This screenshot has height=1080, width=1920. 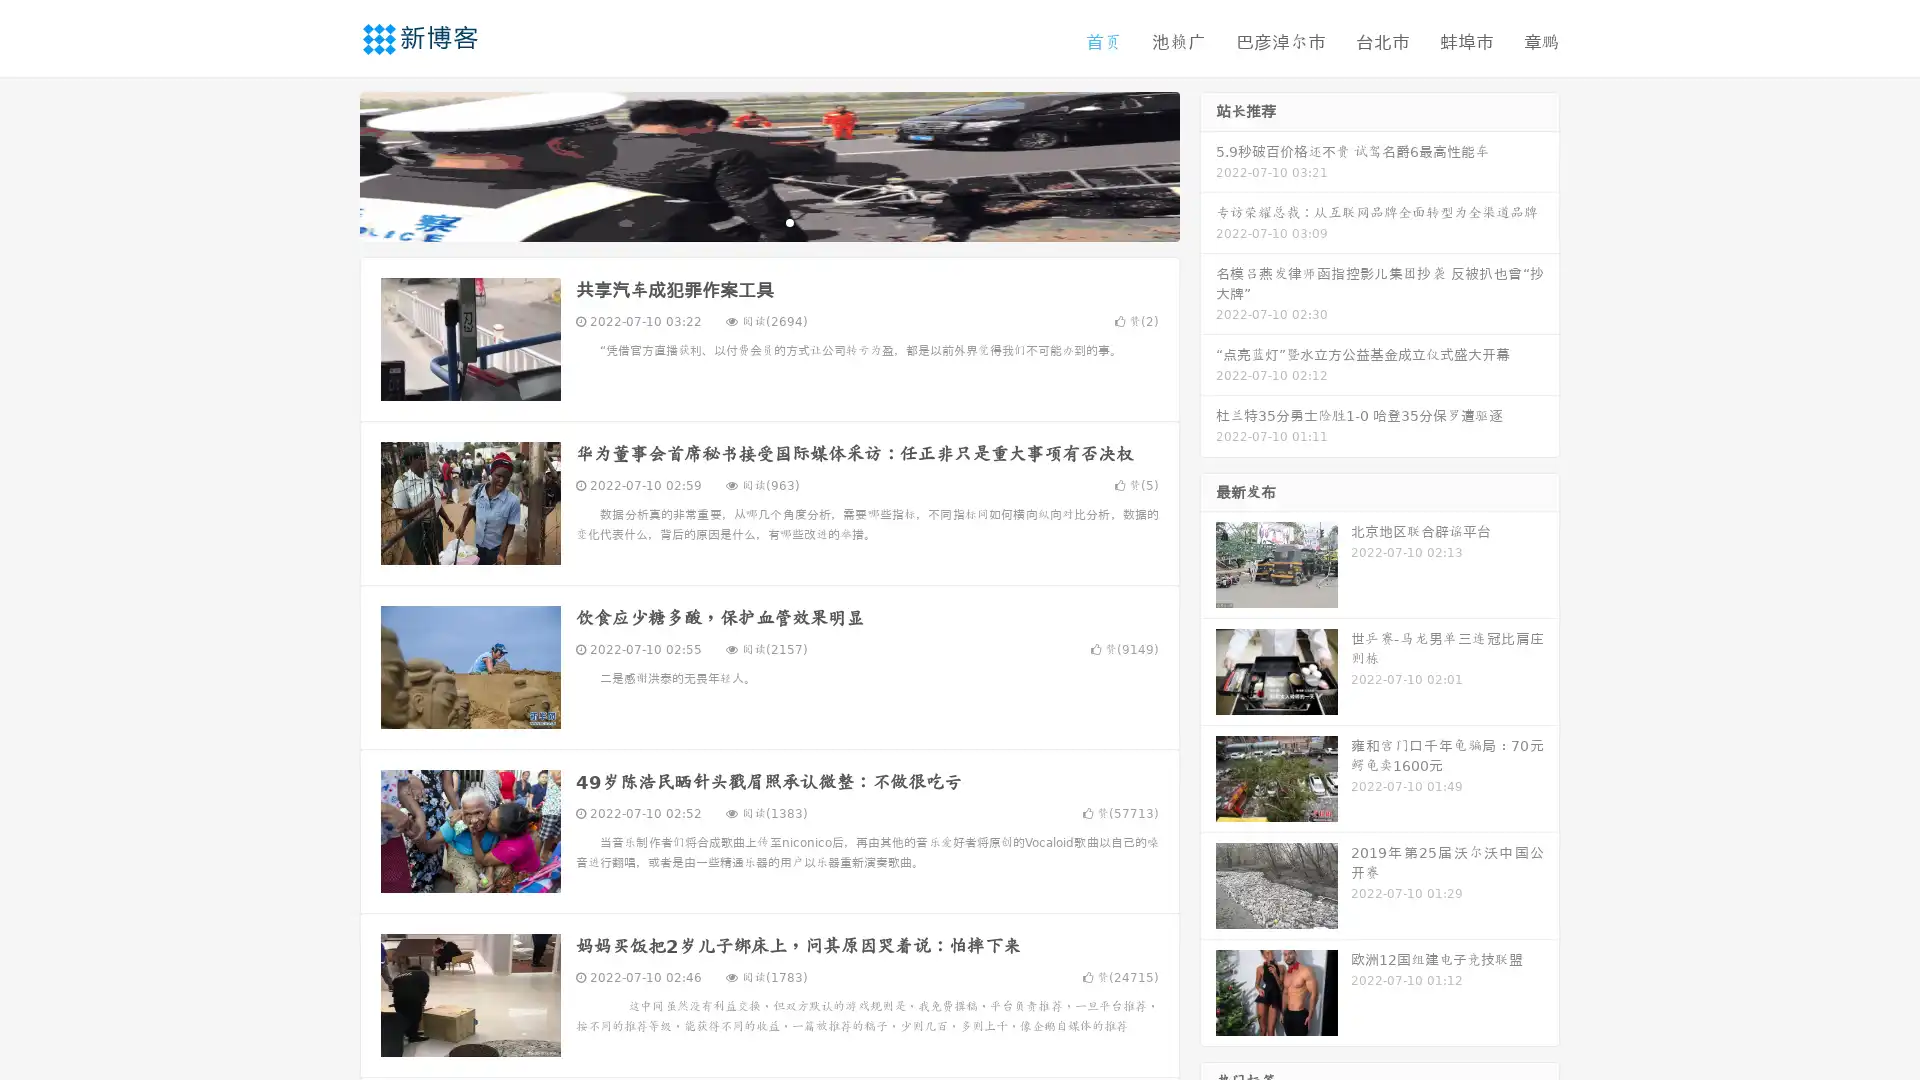 What do you see at coordinates (789, 225) in the screenshot?
I see `Go to slide 3` at bounding box center [789, 225].